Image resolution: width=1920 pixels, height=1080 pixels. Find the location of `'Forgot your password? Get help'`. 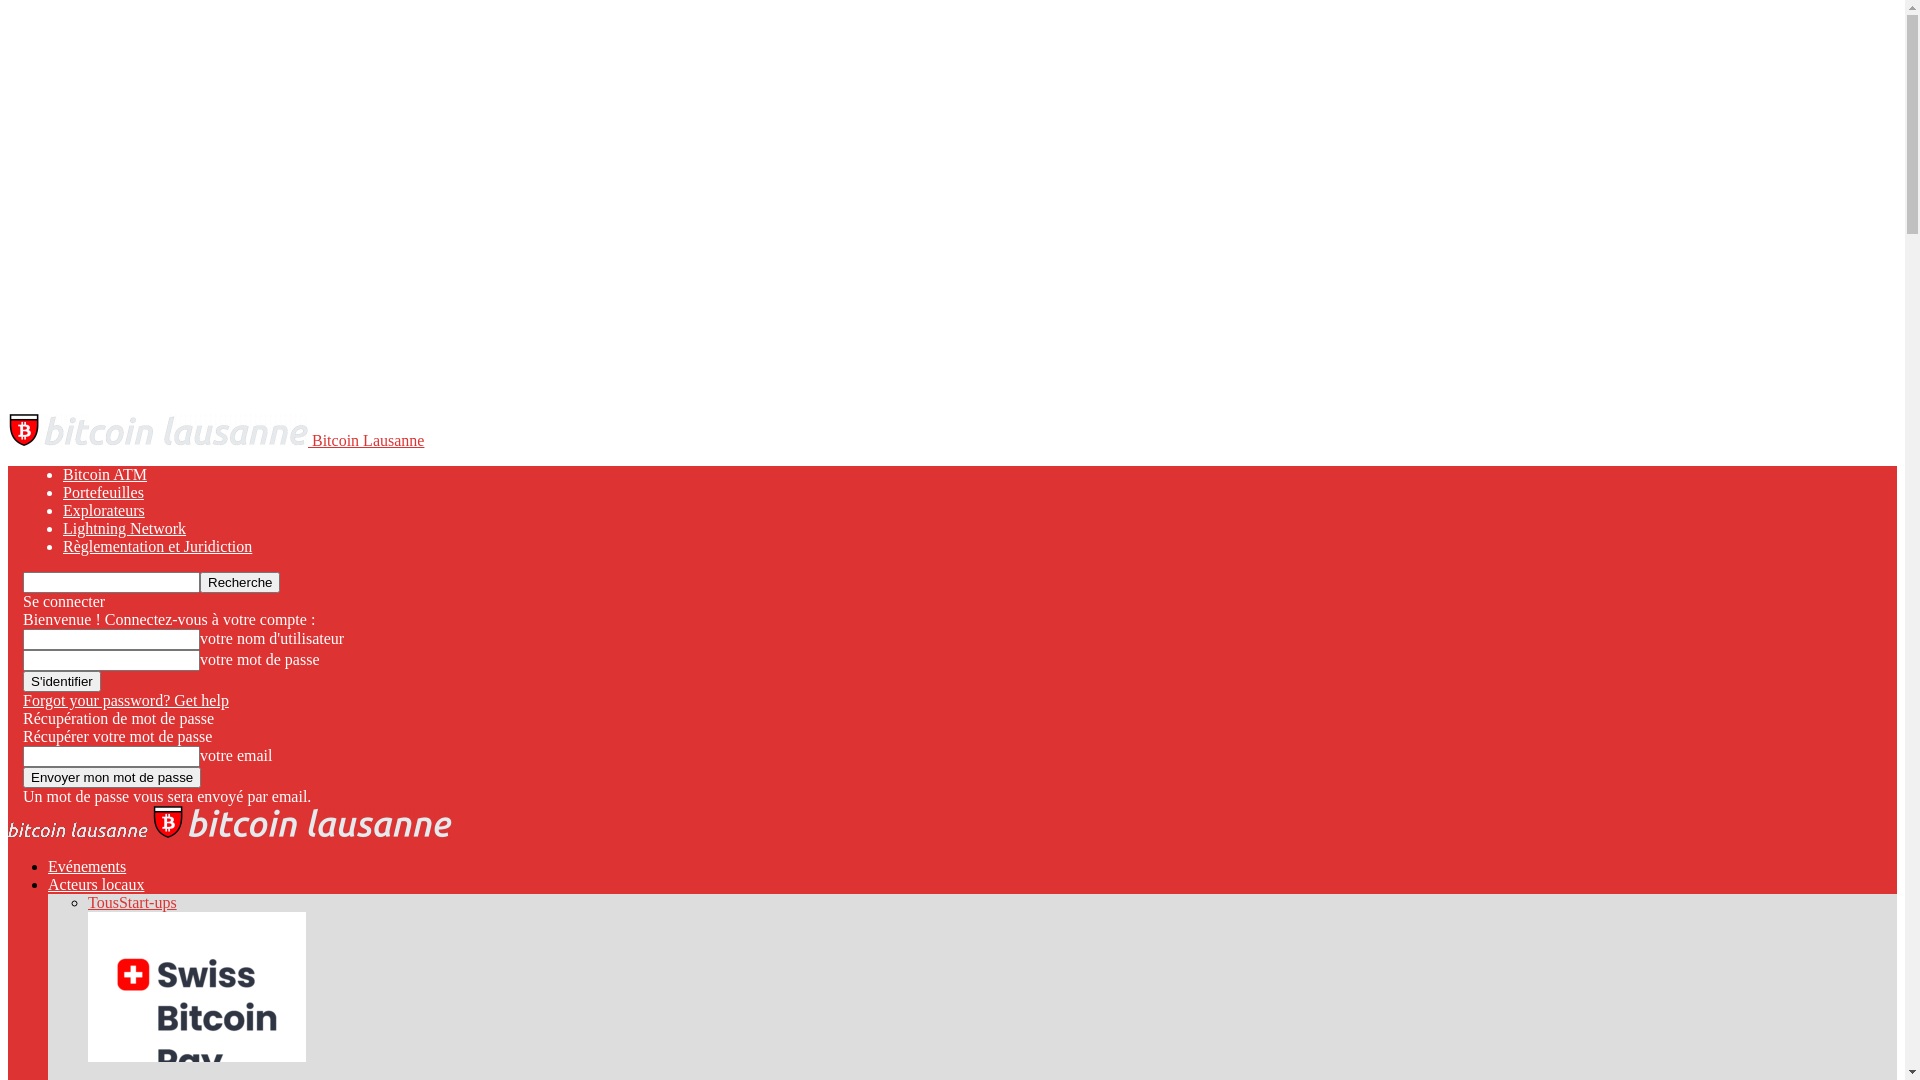

'Forgot your password? Get help' is located at coordinates (23, 699).